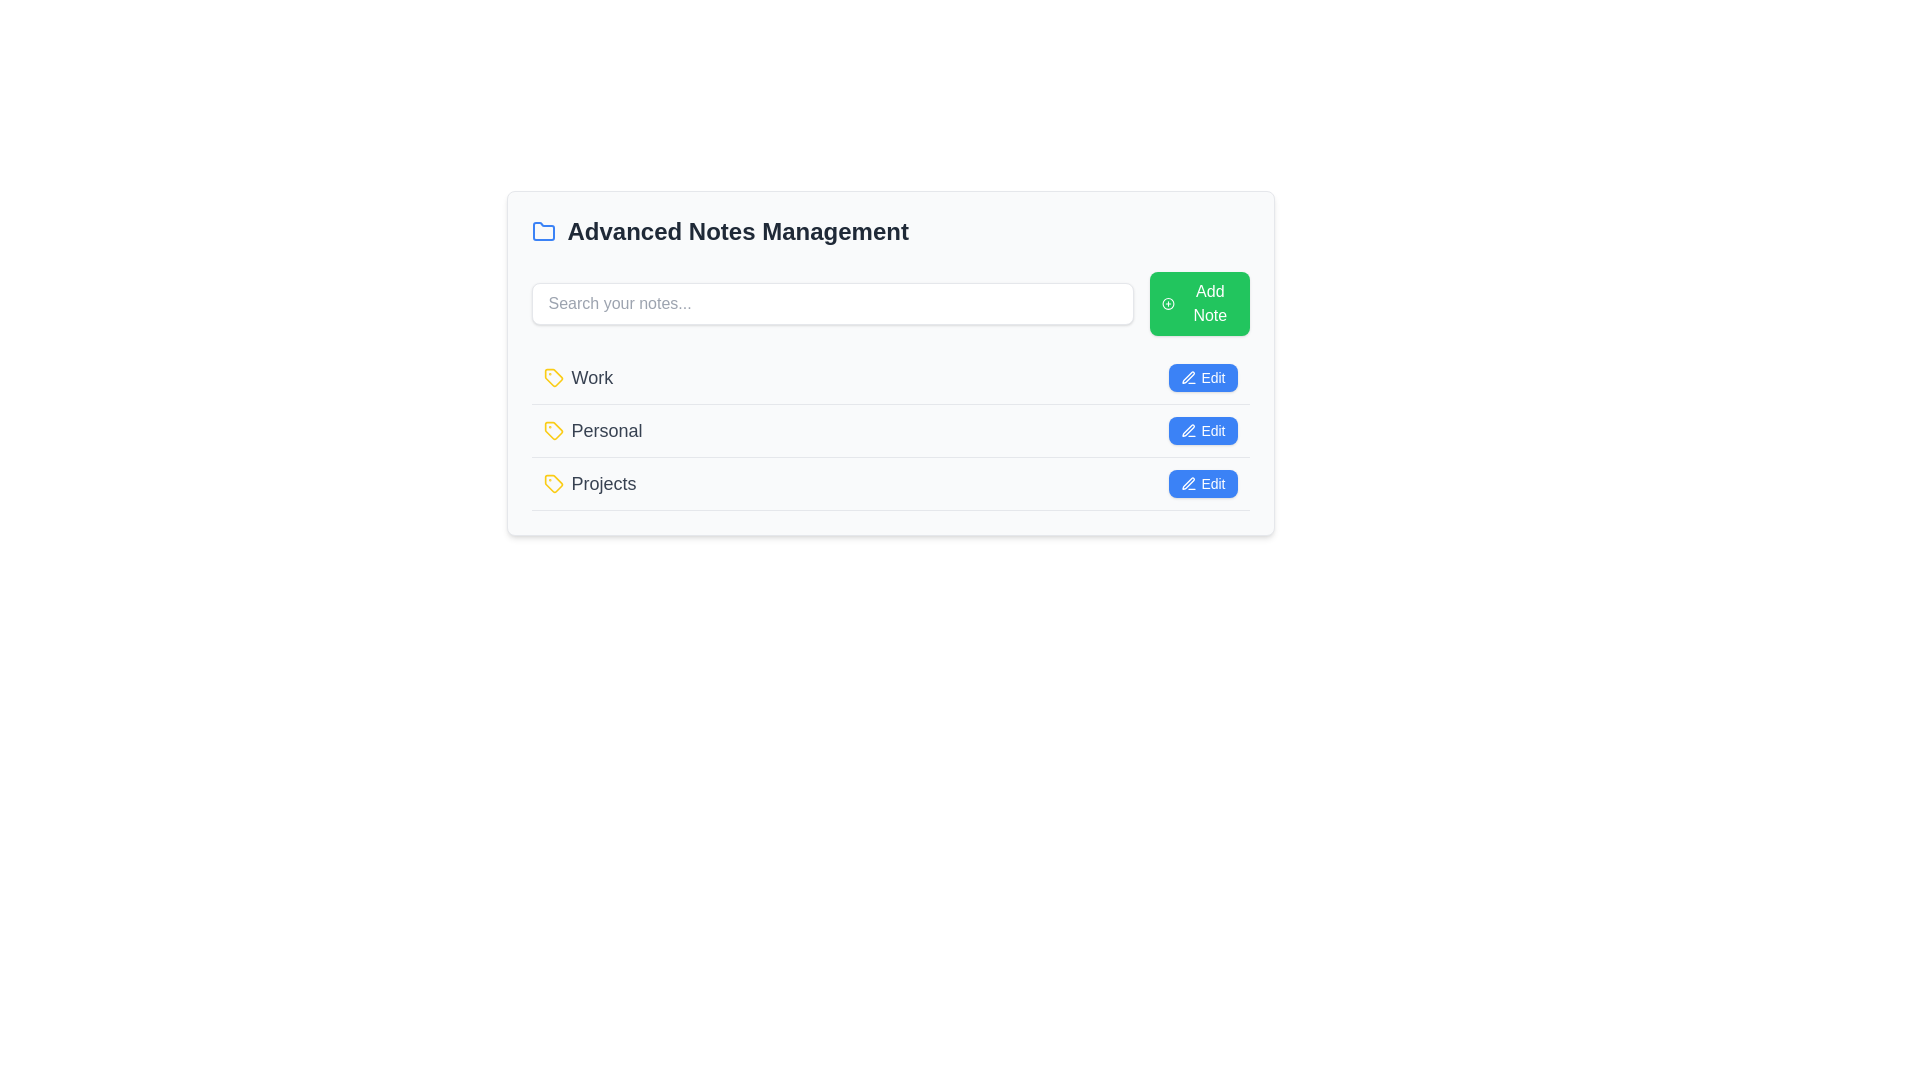 The height and width of the screenshot is (1080, 1920). I want to click on the 'Edit' button, which is a small rectangular button with a blue background and white text, located at the right end of the 'Work' list item, so click(1202, 378).